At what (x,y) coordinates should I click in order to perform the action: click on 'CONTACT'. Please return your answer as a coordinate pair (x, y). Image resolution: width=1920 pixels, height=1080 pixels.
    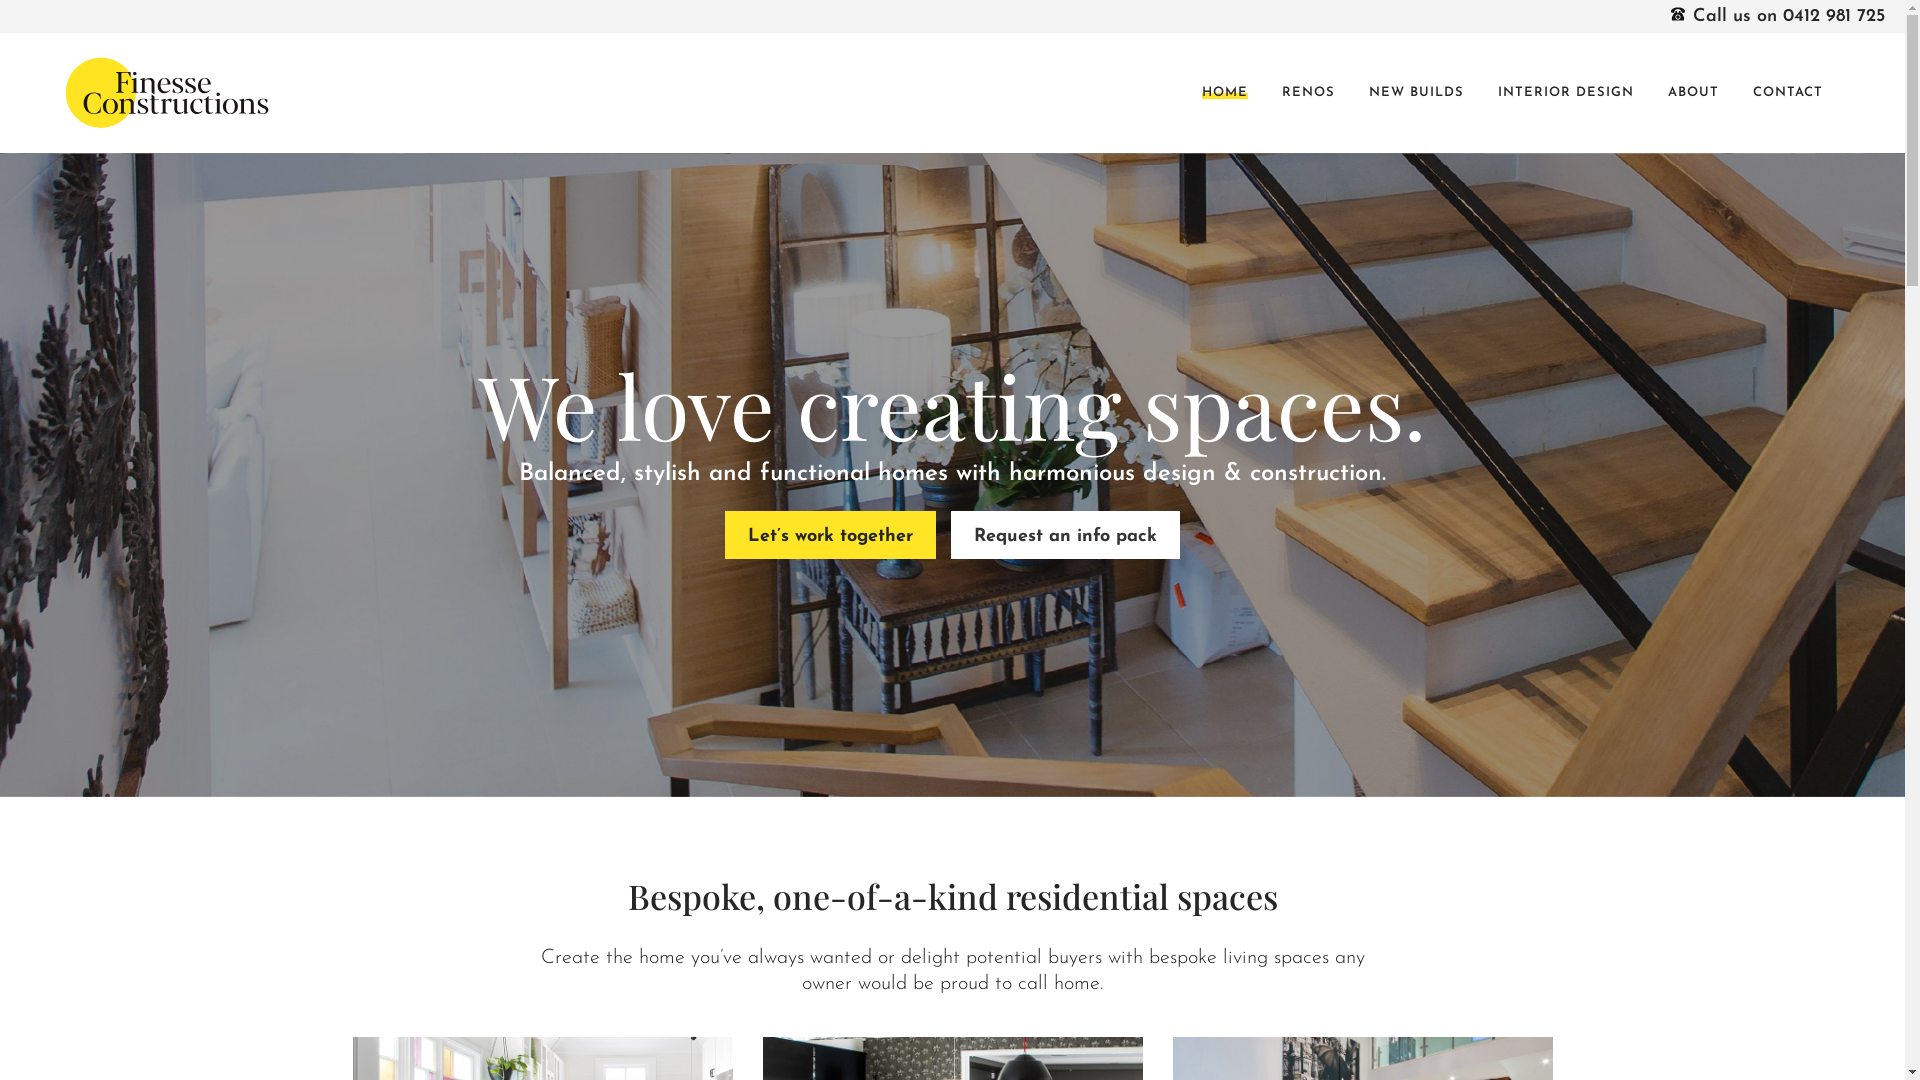
    Looking at the image, I should click on (1788, 92).